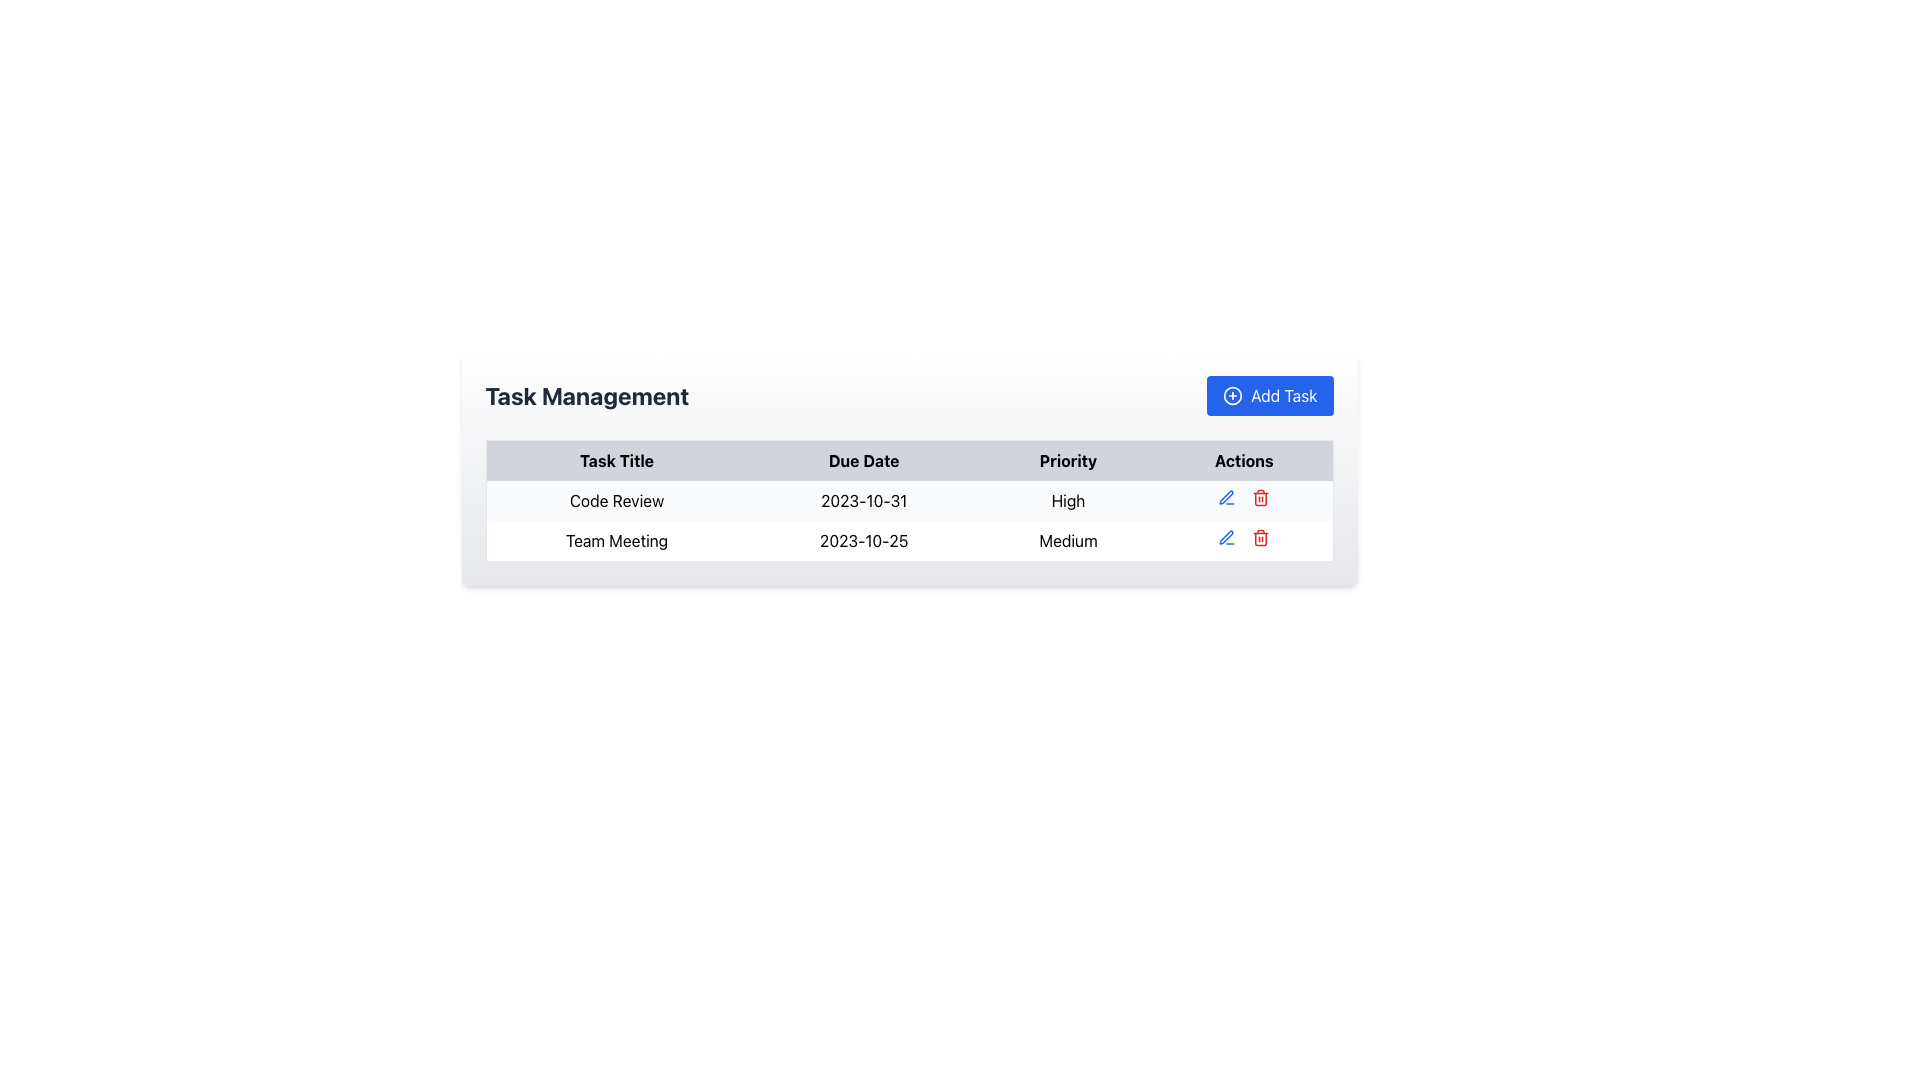 The height and width of the screenshot is (1080, 1920). Describe the element at coordinates (1260, 496) in the screenshot. I see `the red trash bin icon in the Actions column of the second row in the task management table` at that location.